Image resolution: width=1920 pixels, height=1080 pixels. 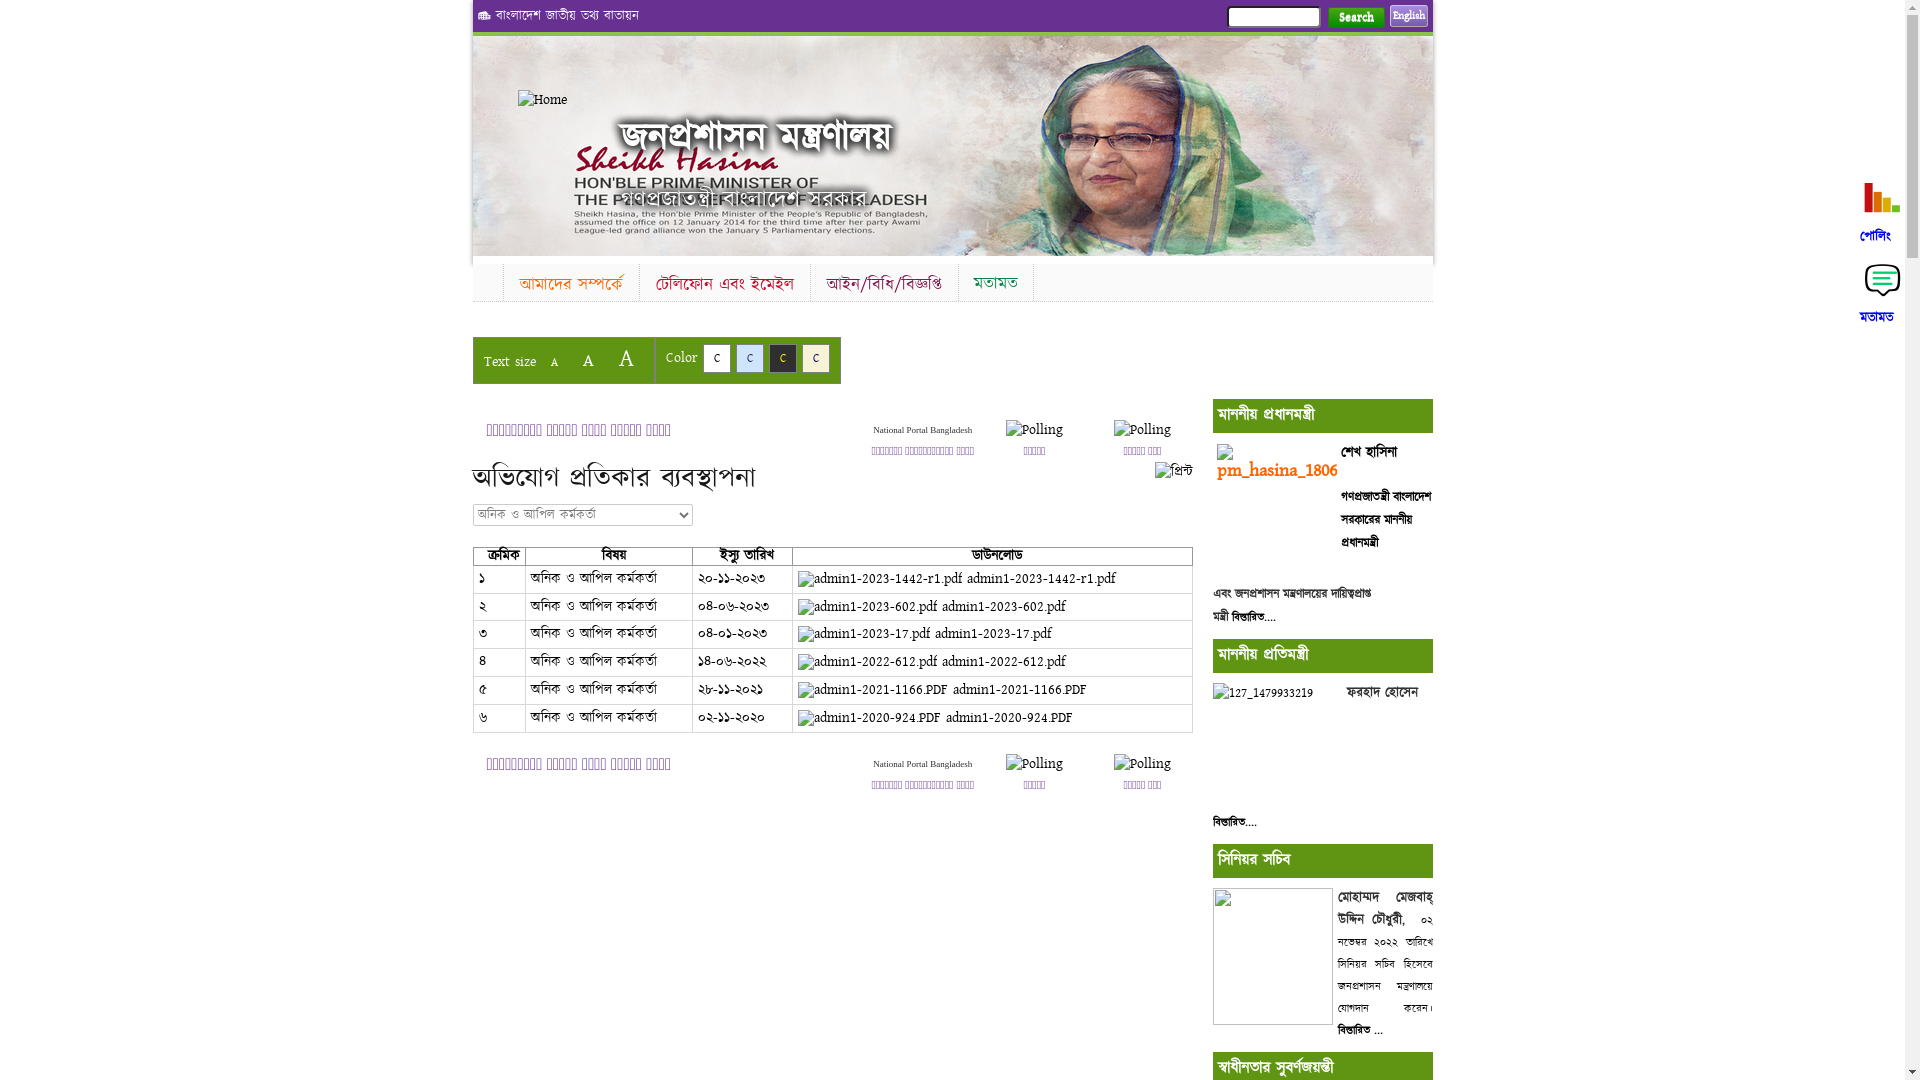 I want to click on 'Search', so click(x=1356, y=17).